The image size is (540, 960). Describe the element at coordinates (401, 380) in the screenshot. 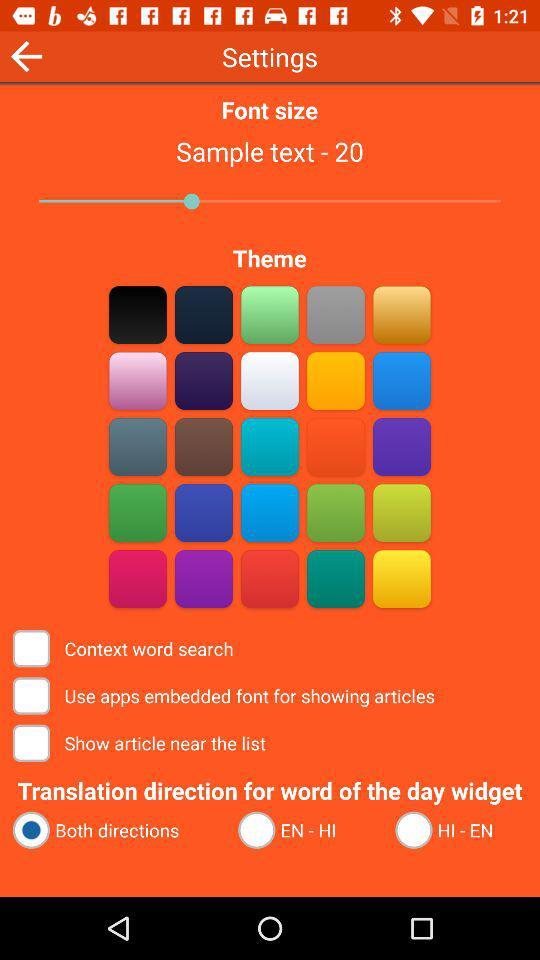

I see `blue` at that location.